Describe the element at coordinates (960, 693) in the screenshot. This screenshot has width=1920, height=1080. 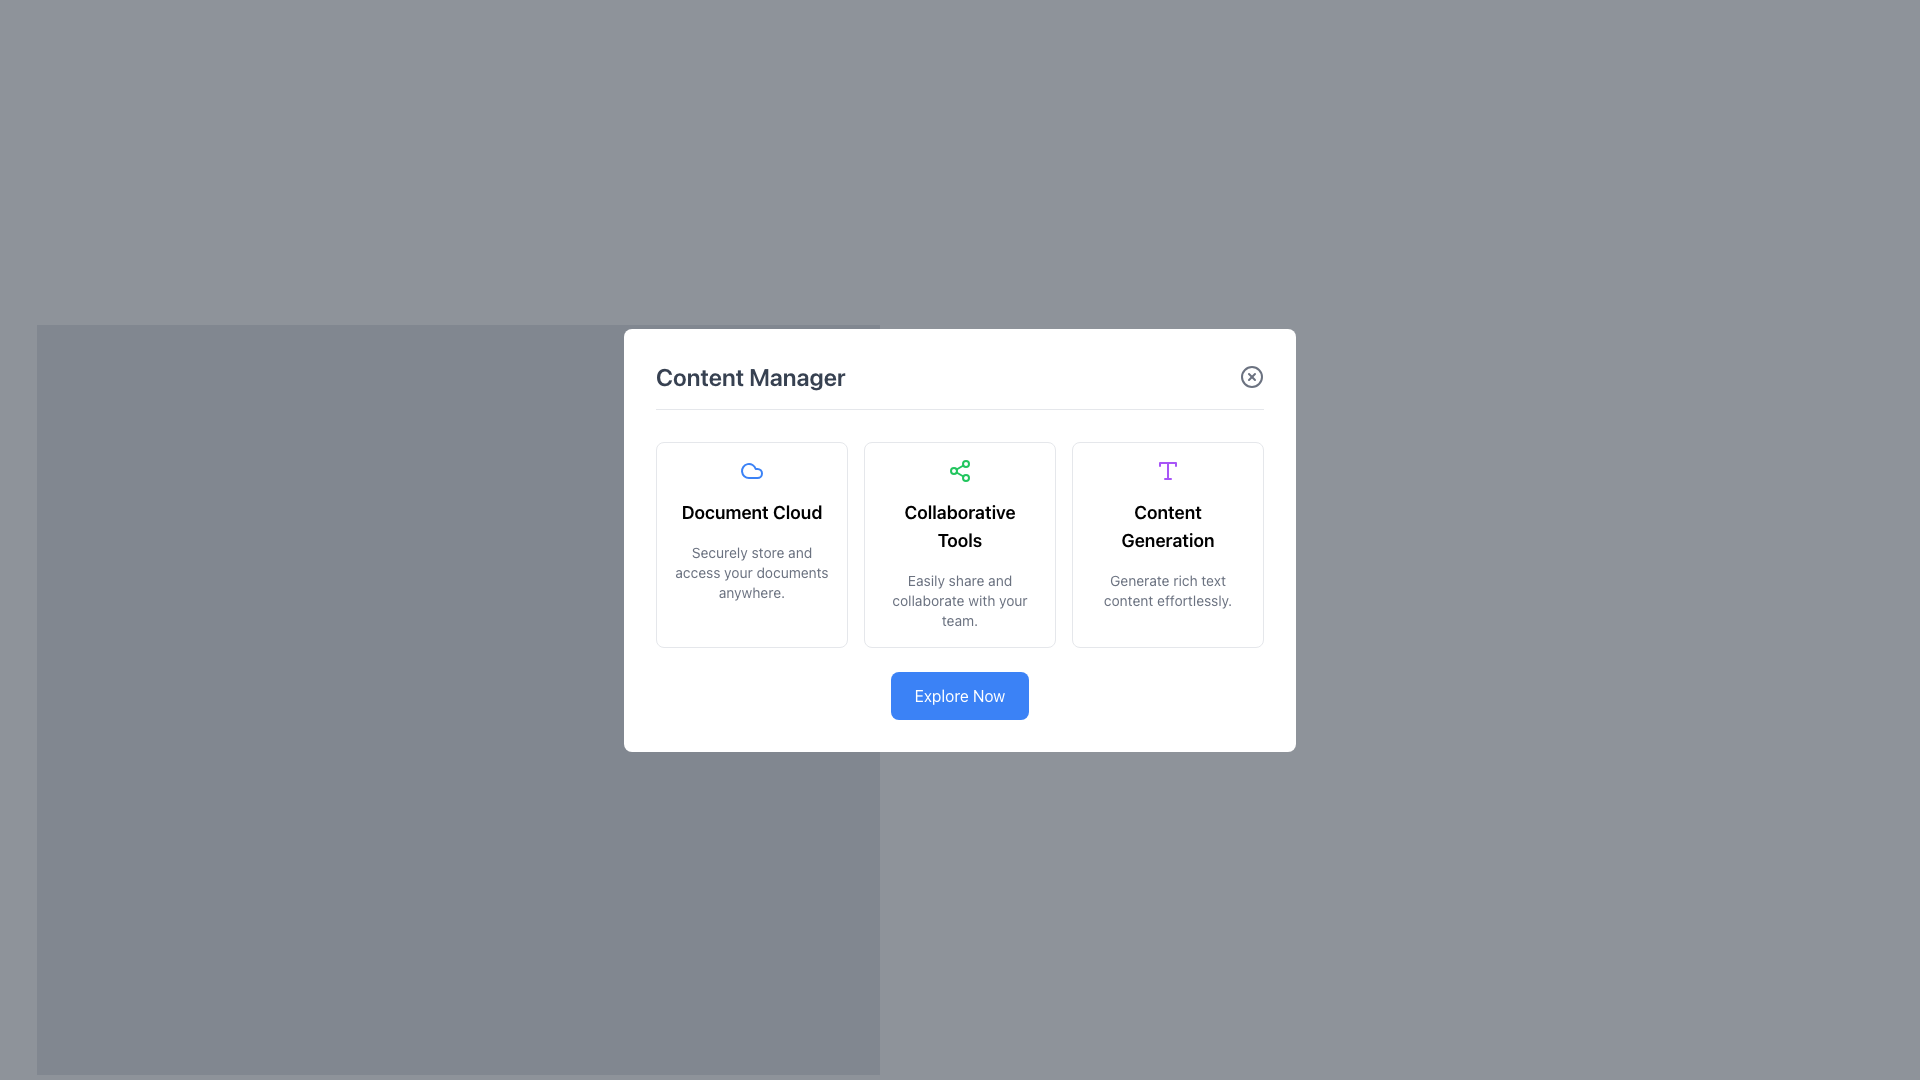
I see `the blue rectangular button with rounded corners and white text reading 'Explore Now' located at the bottom section of the modal dialog box` at that location.